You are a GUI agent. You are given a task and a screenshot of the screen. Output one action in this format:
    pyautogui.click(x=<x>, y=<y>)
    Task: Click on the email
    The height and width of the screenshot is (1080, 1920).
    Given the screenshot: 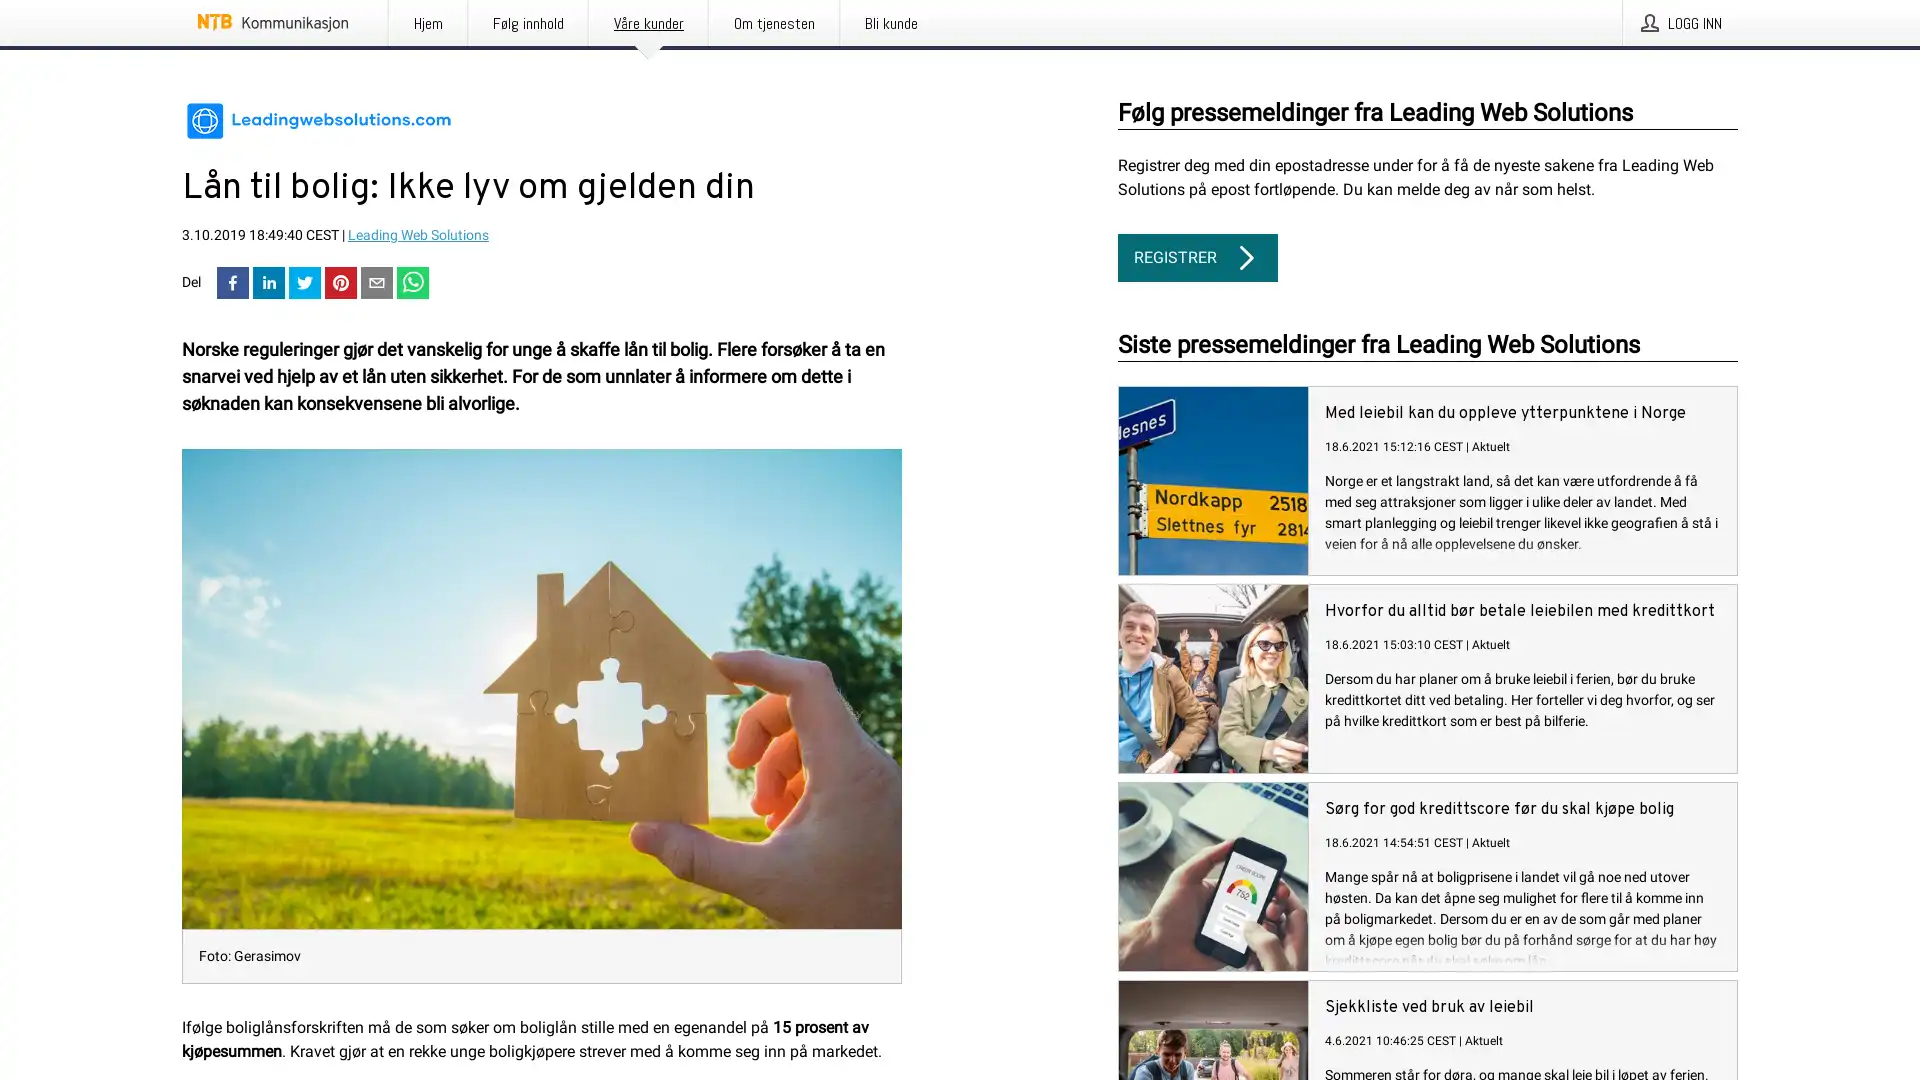 What is the action you would take?
    pyautogui.click(x=377, y=285)
    